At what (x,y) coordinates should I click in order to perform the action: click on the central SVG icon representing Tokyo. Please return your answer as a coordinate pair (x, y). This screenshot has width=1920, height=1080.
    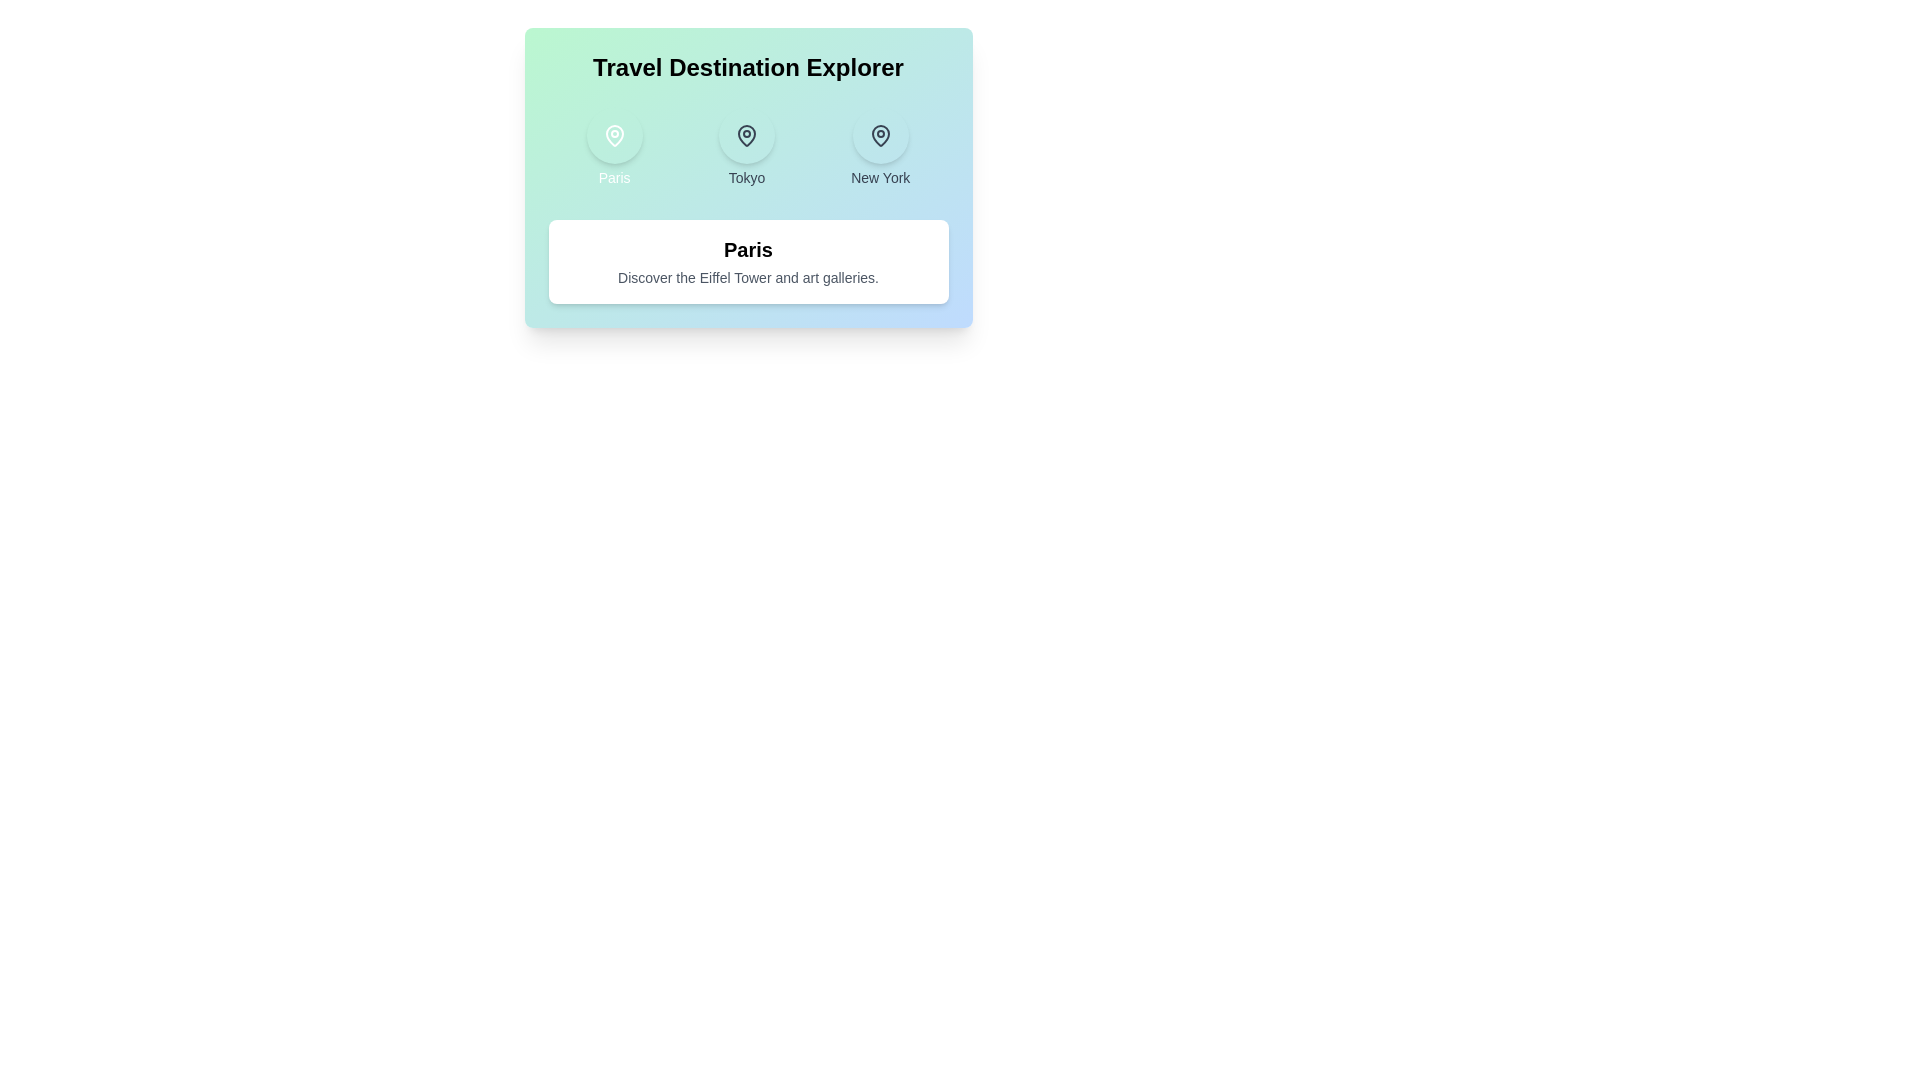
    Looking at the image, I should click on (745, 135).